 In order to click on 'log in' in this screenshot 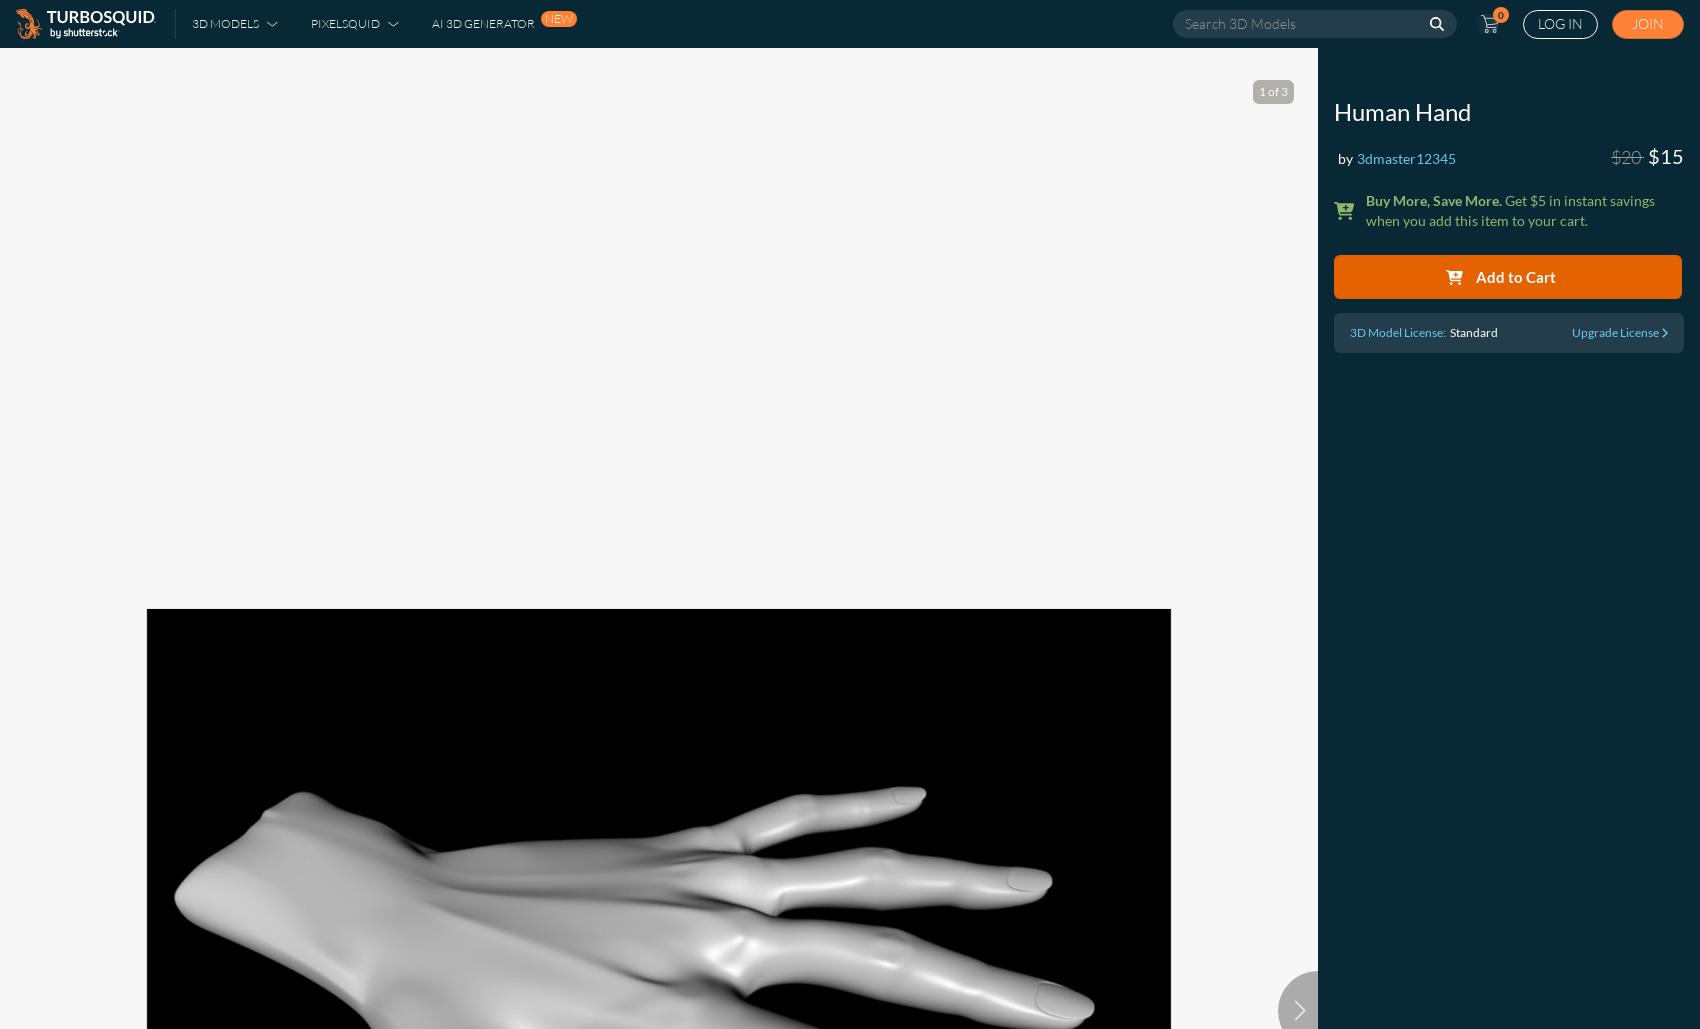, I will do `click(1537, 23)`.